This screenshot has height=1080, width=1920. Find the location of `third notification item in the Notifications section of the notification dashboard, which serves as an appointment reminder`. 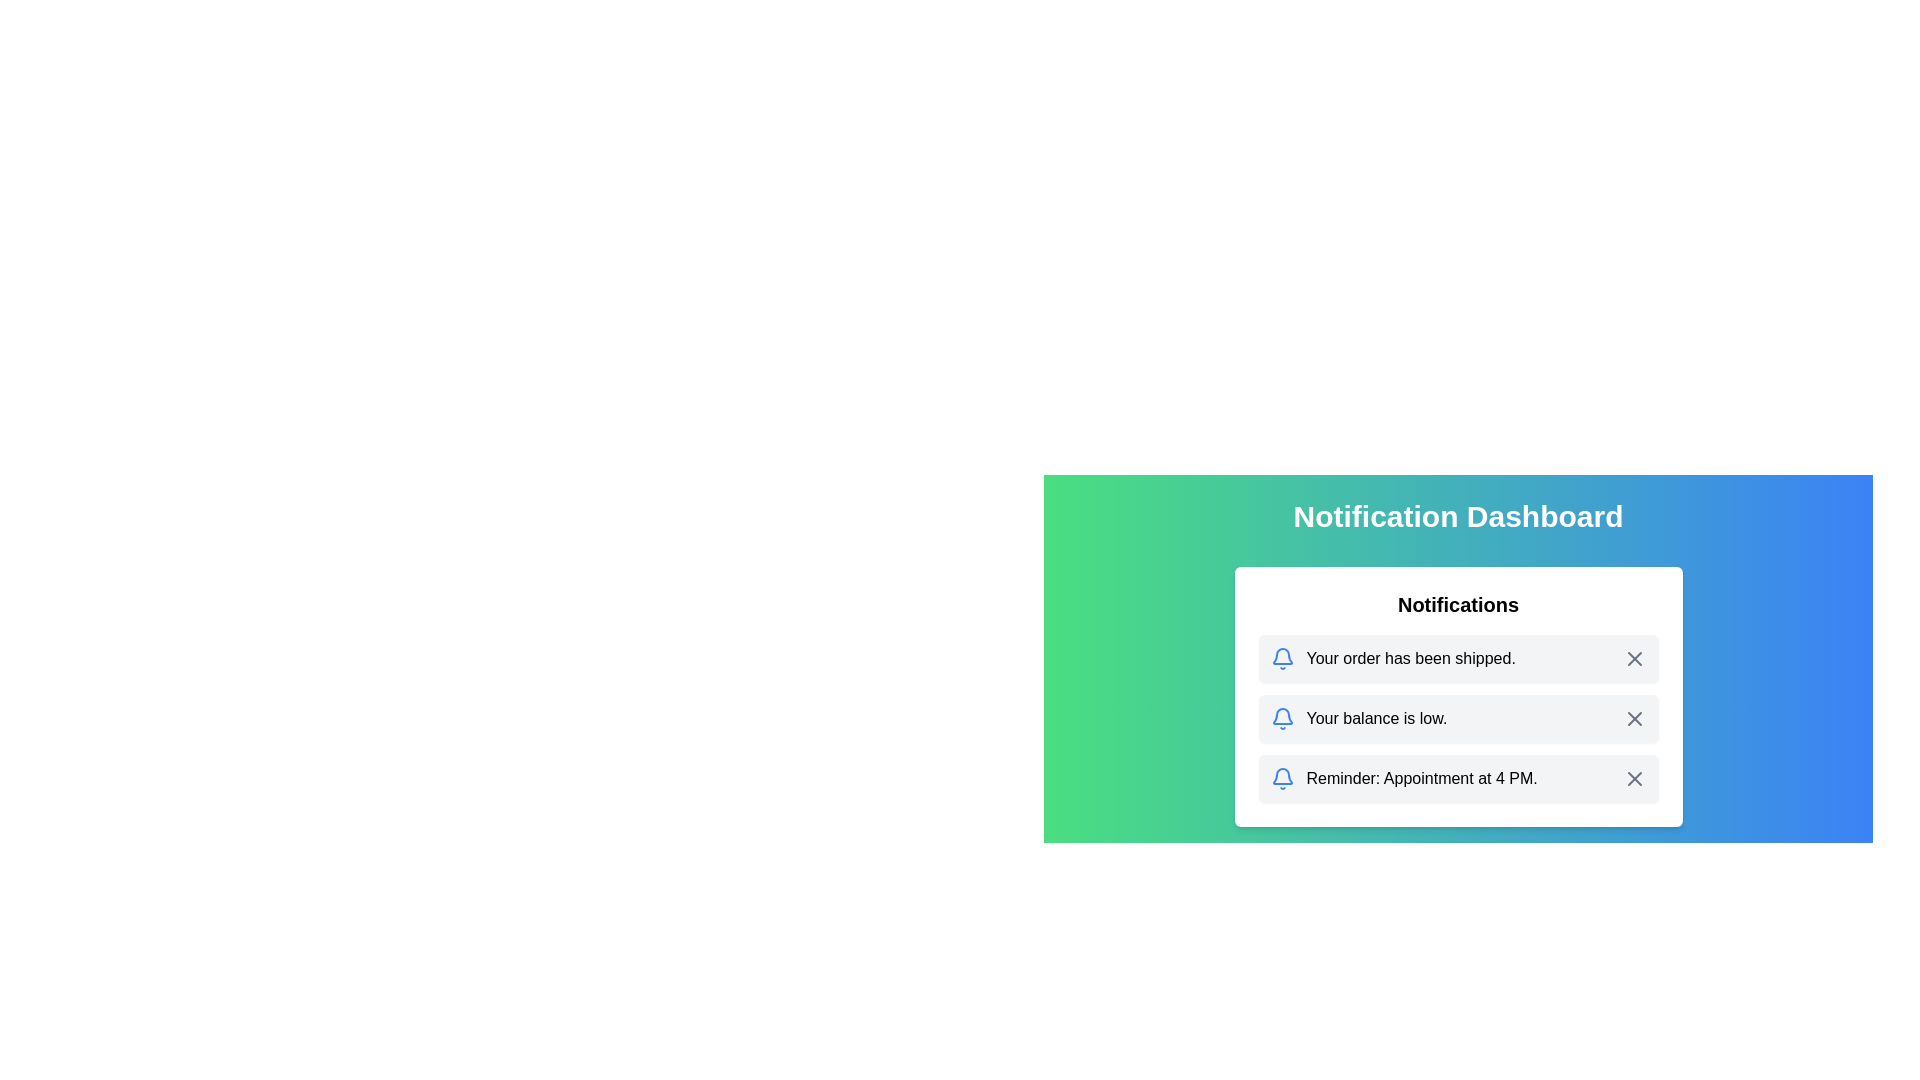

third notification item in the Notifications section of the notification dashboard, which serves as an appointment reminder is located at coordinates (1458, 778).